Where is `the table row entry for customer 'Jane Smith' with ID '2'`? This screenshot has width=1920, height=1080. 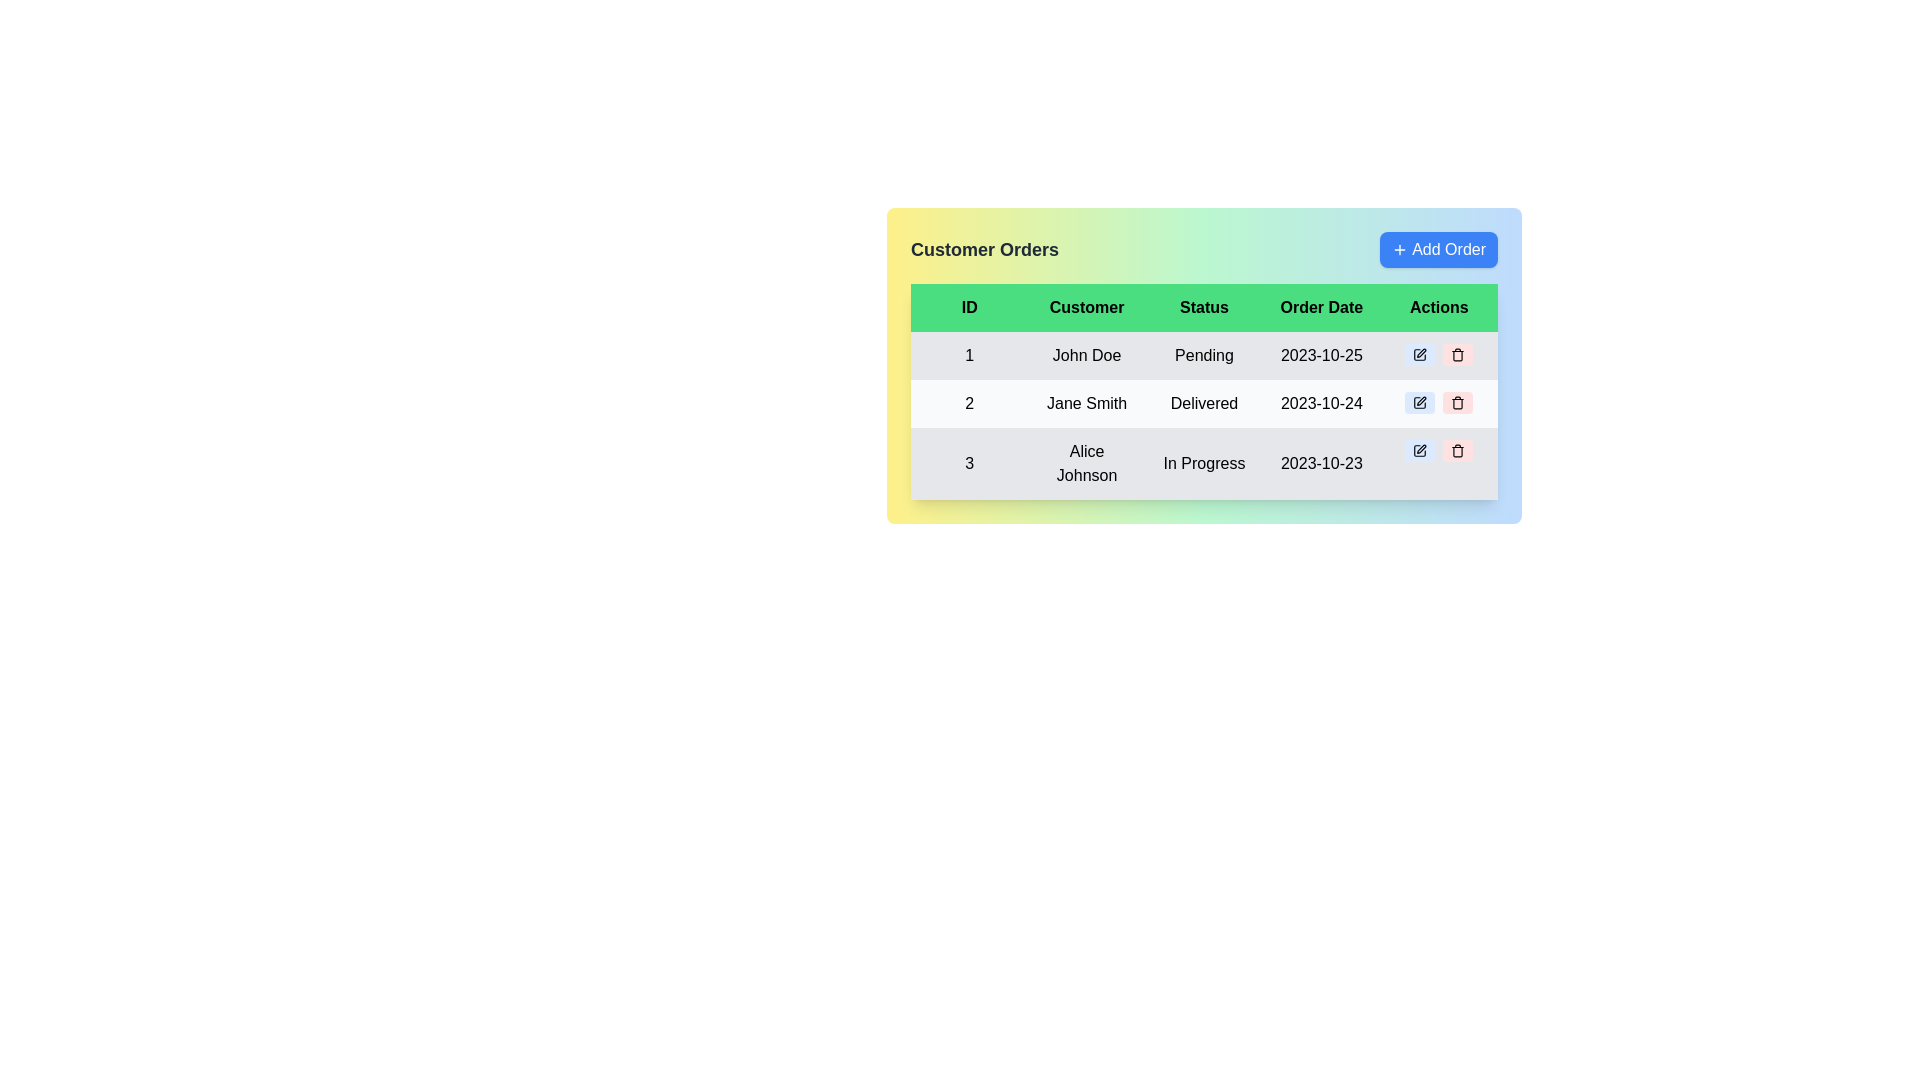
the table row entry for customer 'Jane Smith' with ID '2' is located at coordinates (1203, 404).